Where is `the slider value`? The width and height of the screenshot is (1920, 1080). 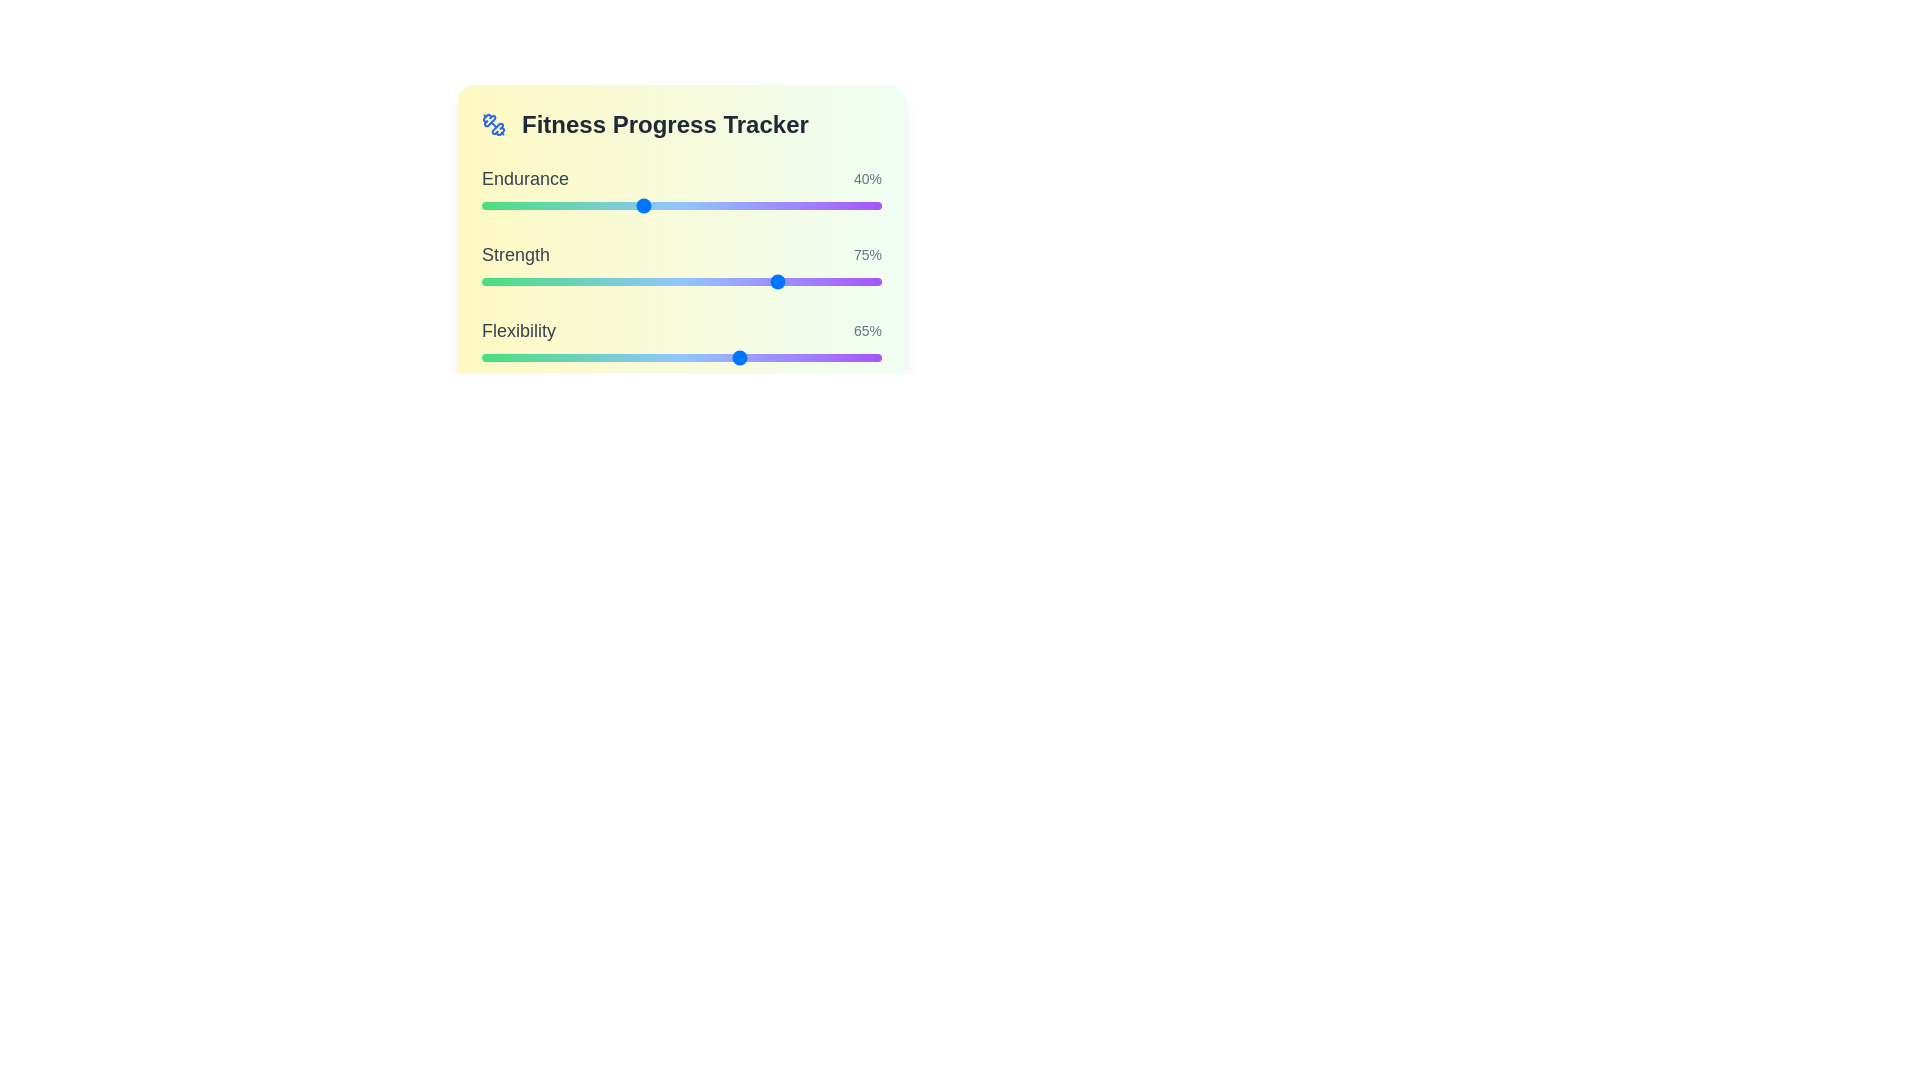 the slider value is located at coordinates (781, 281).